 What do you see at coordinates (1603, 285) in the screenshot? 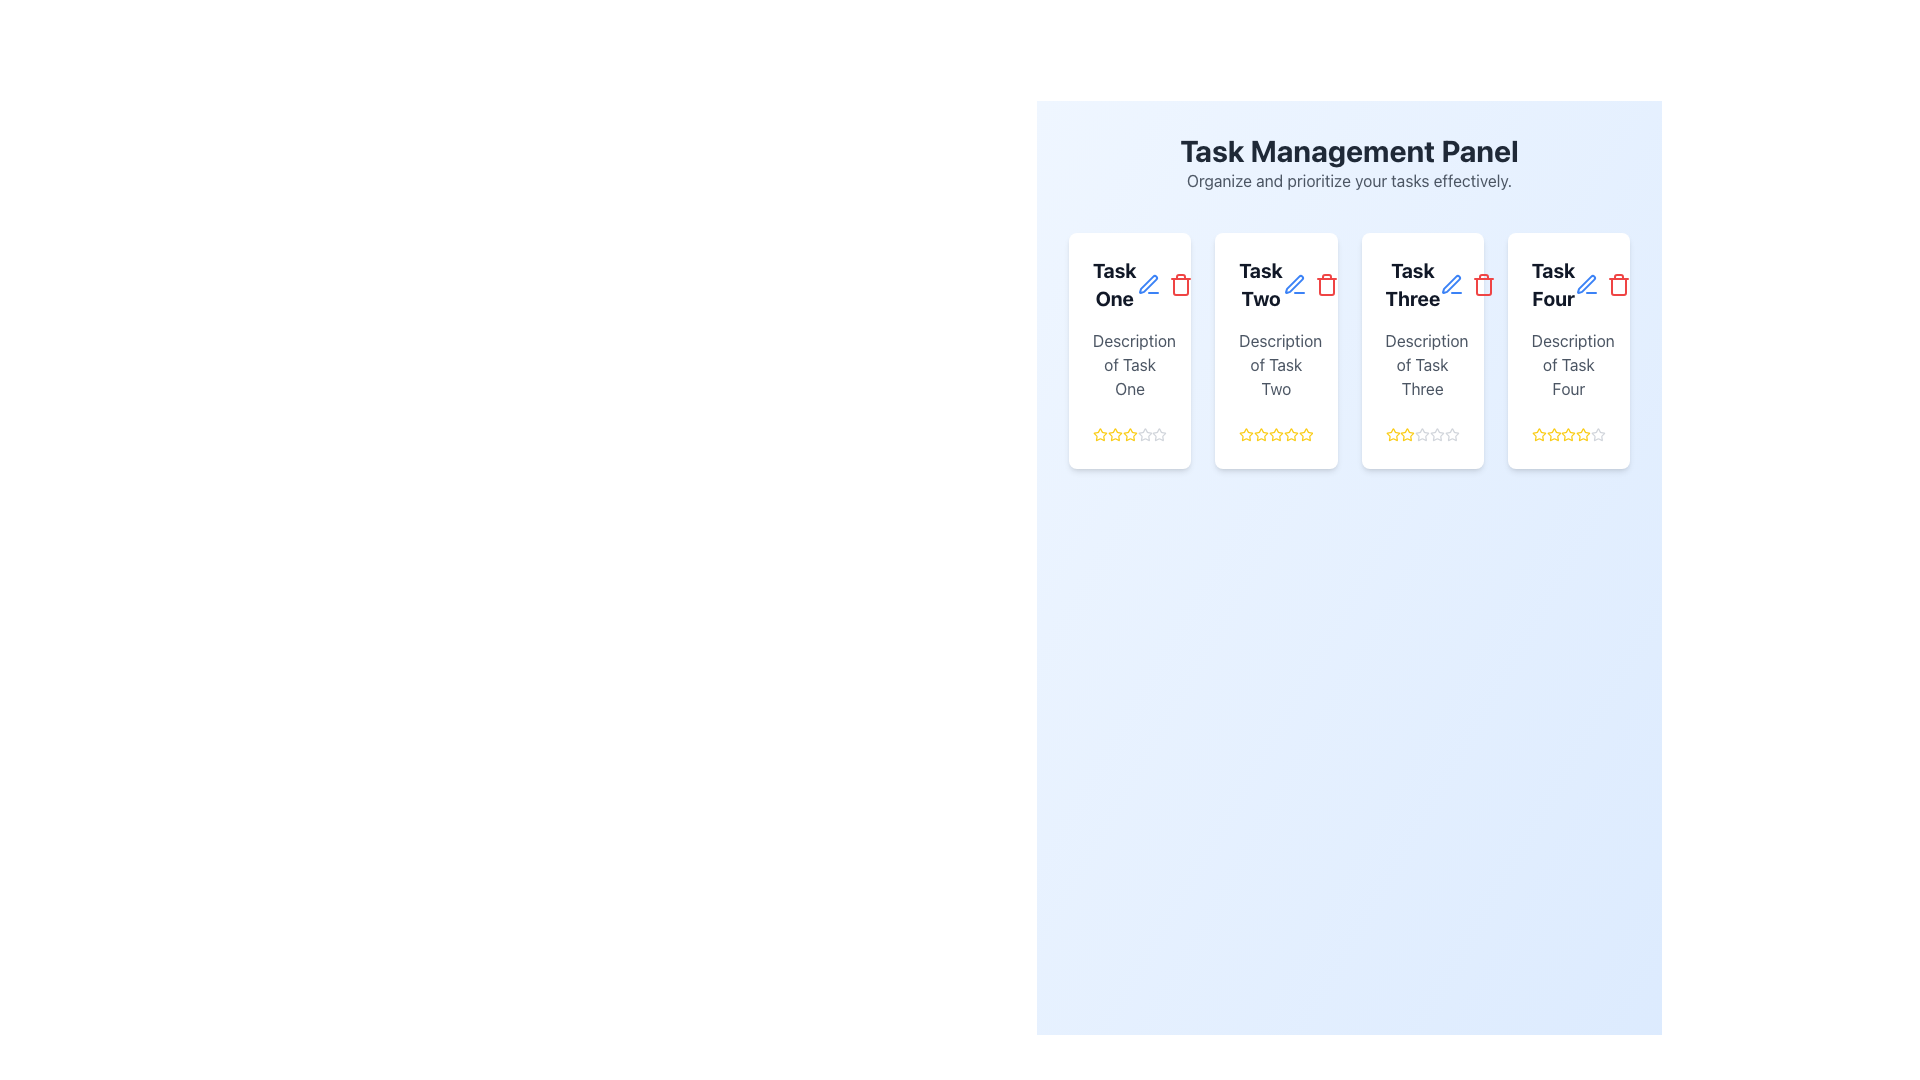
I see `the red trash can icon in the Icon group` at bounding box center [1603, 285].